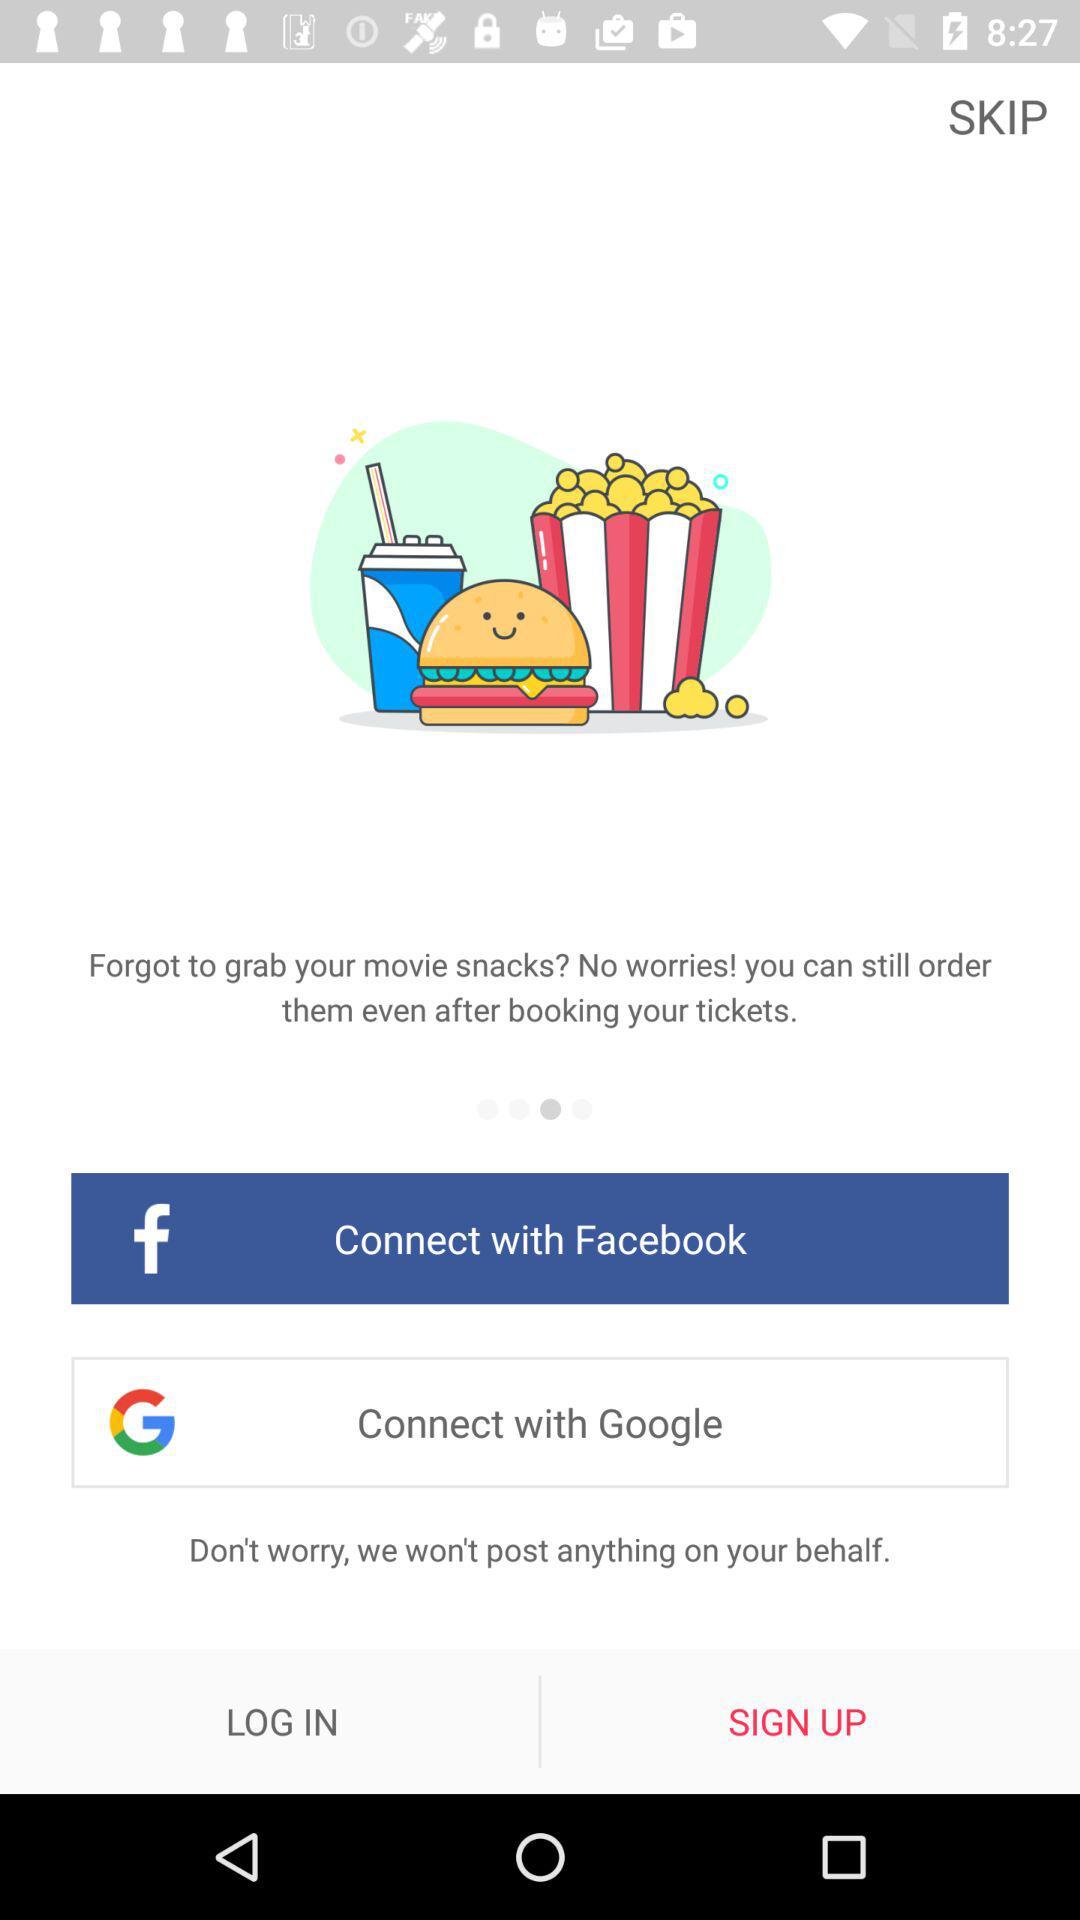  I want to click on the icon below the don t worry icon, so click(282, 1720).